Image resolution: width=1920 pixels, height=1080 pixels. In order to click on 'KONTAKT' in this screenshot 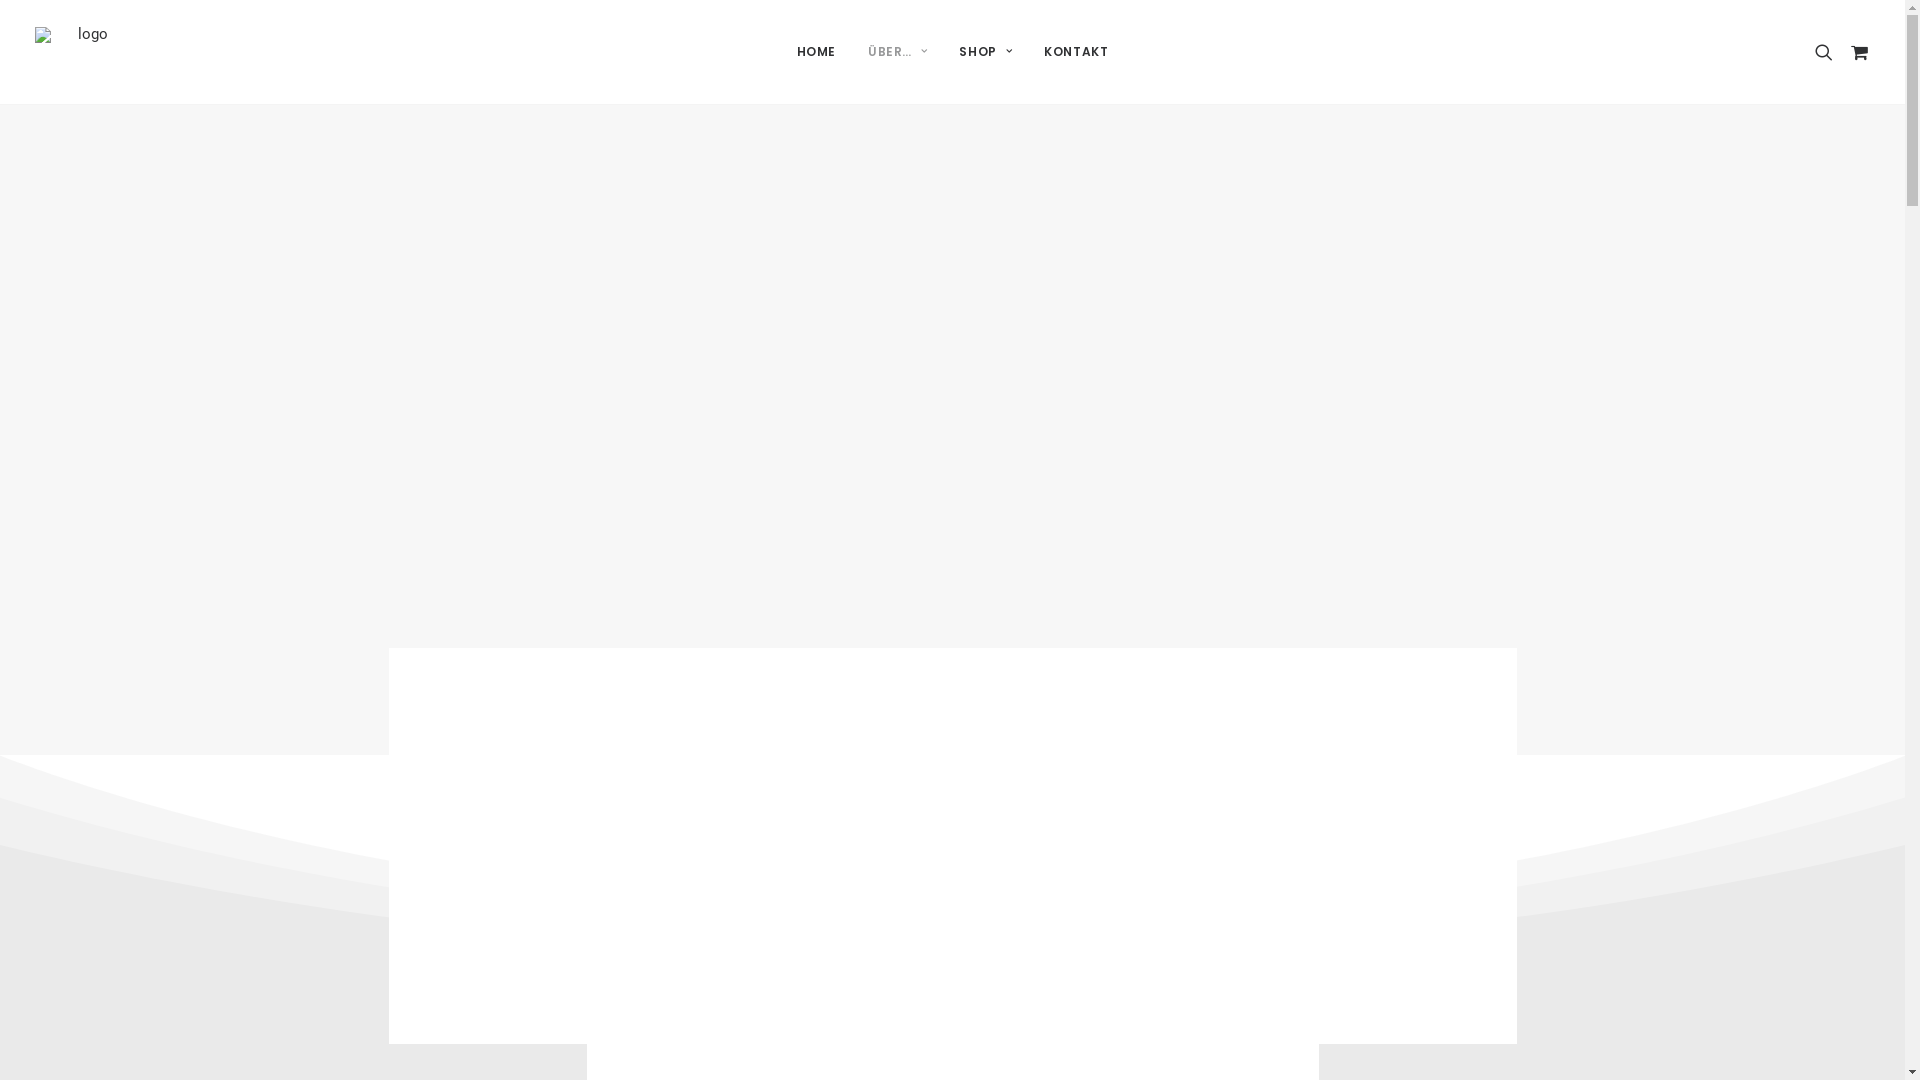, I will do `click(1074, 50)`.